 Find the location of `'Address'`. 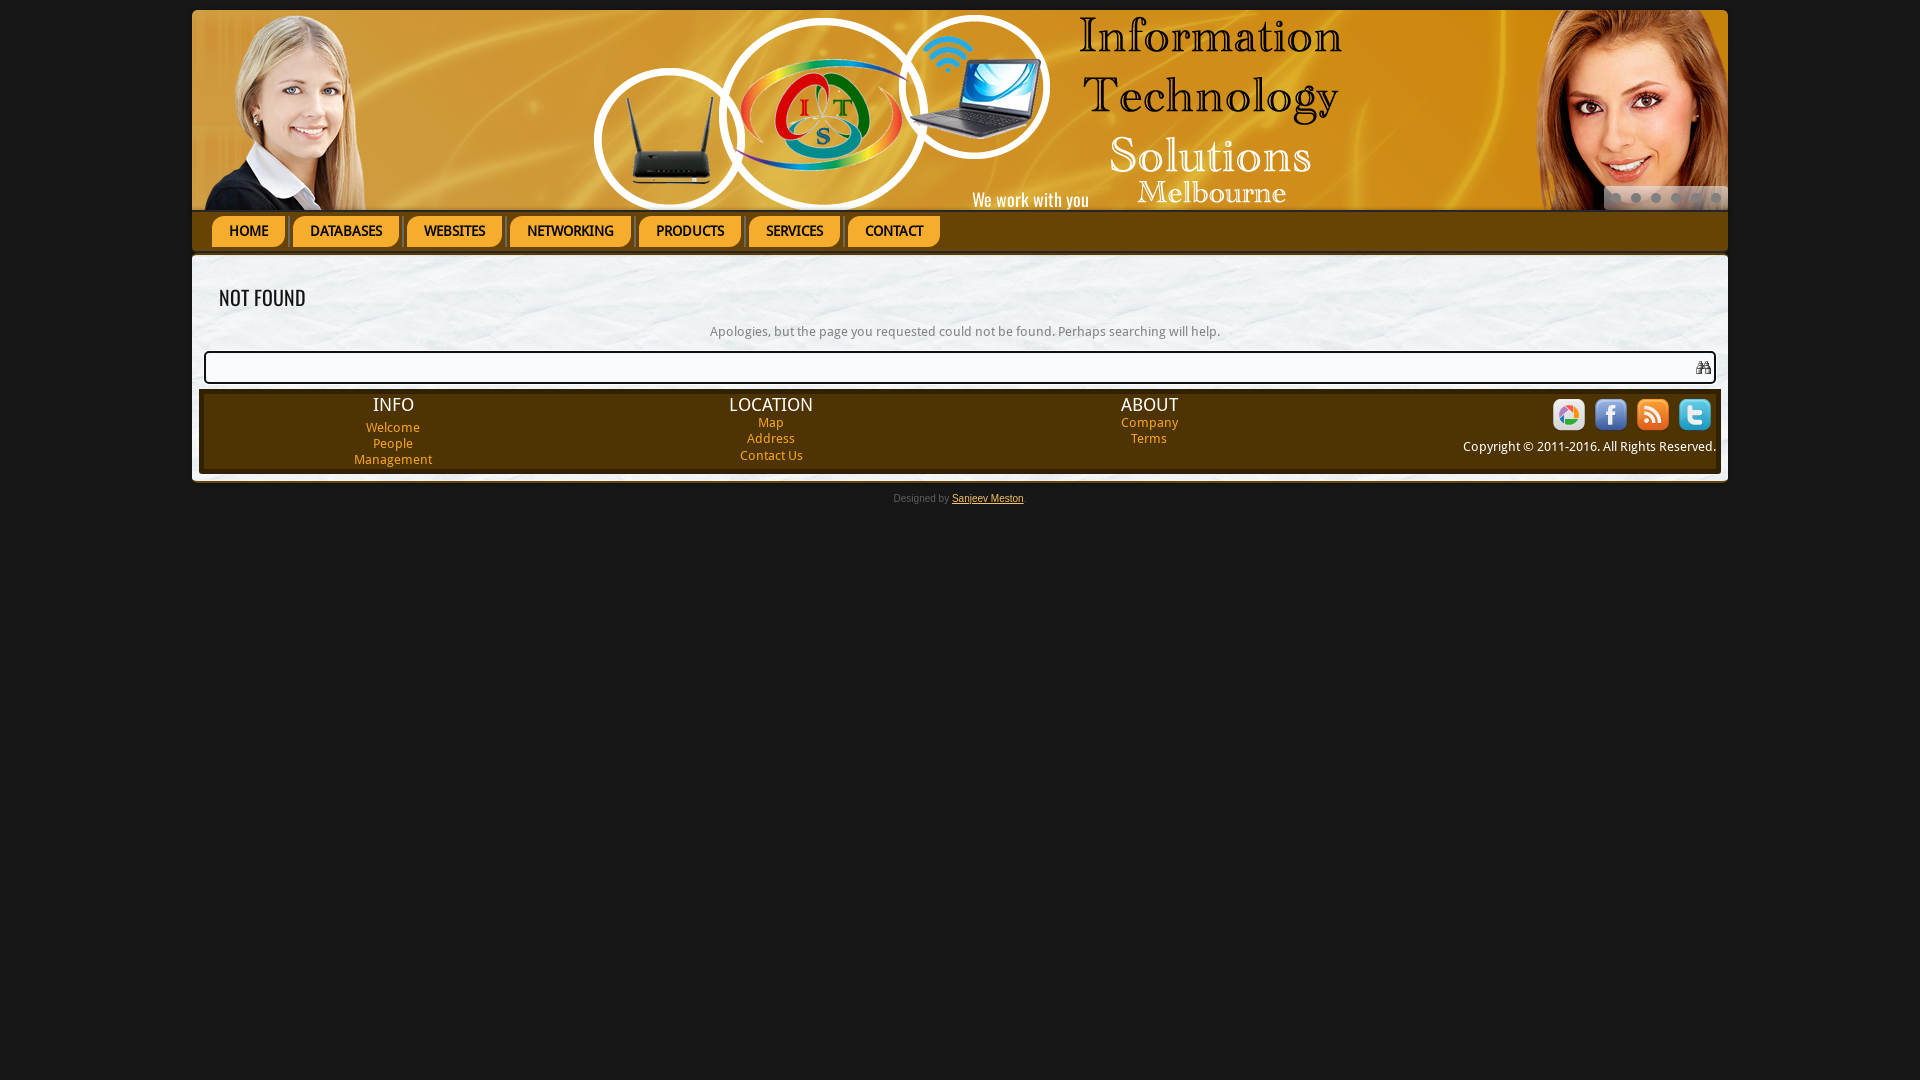

'Address' is located at coordinates (770, 437).